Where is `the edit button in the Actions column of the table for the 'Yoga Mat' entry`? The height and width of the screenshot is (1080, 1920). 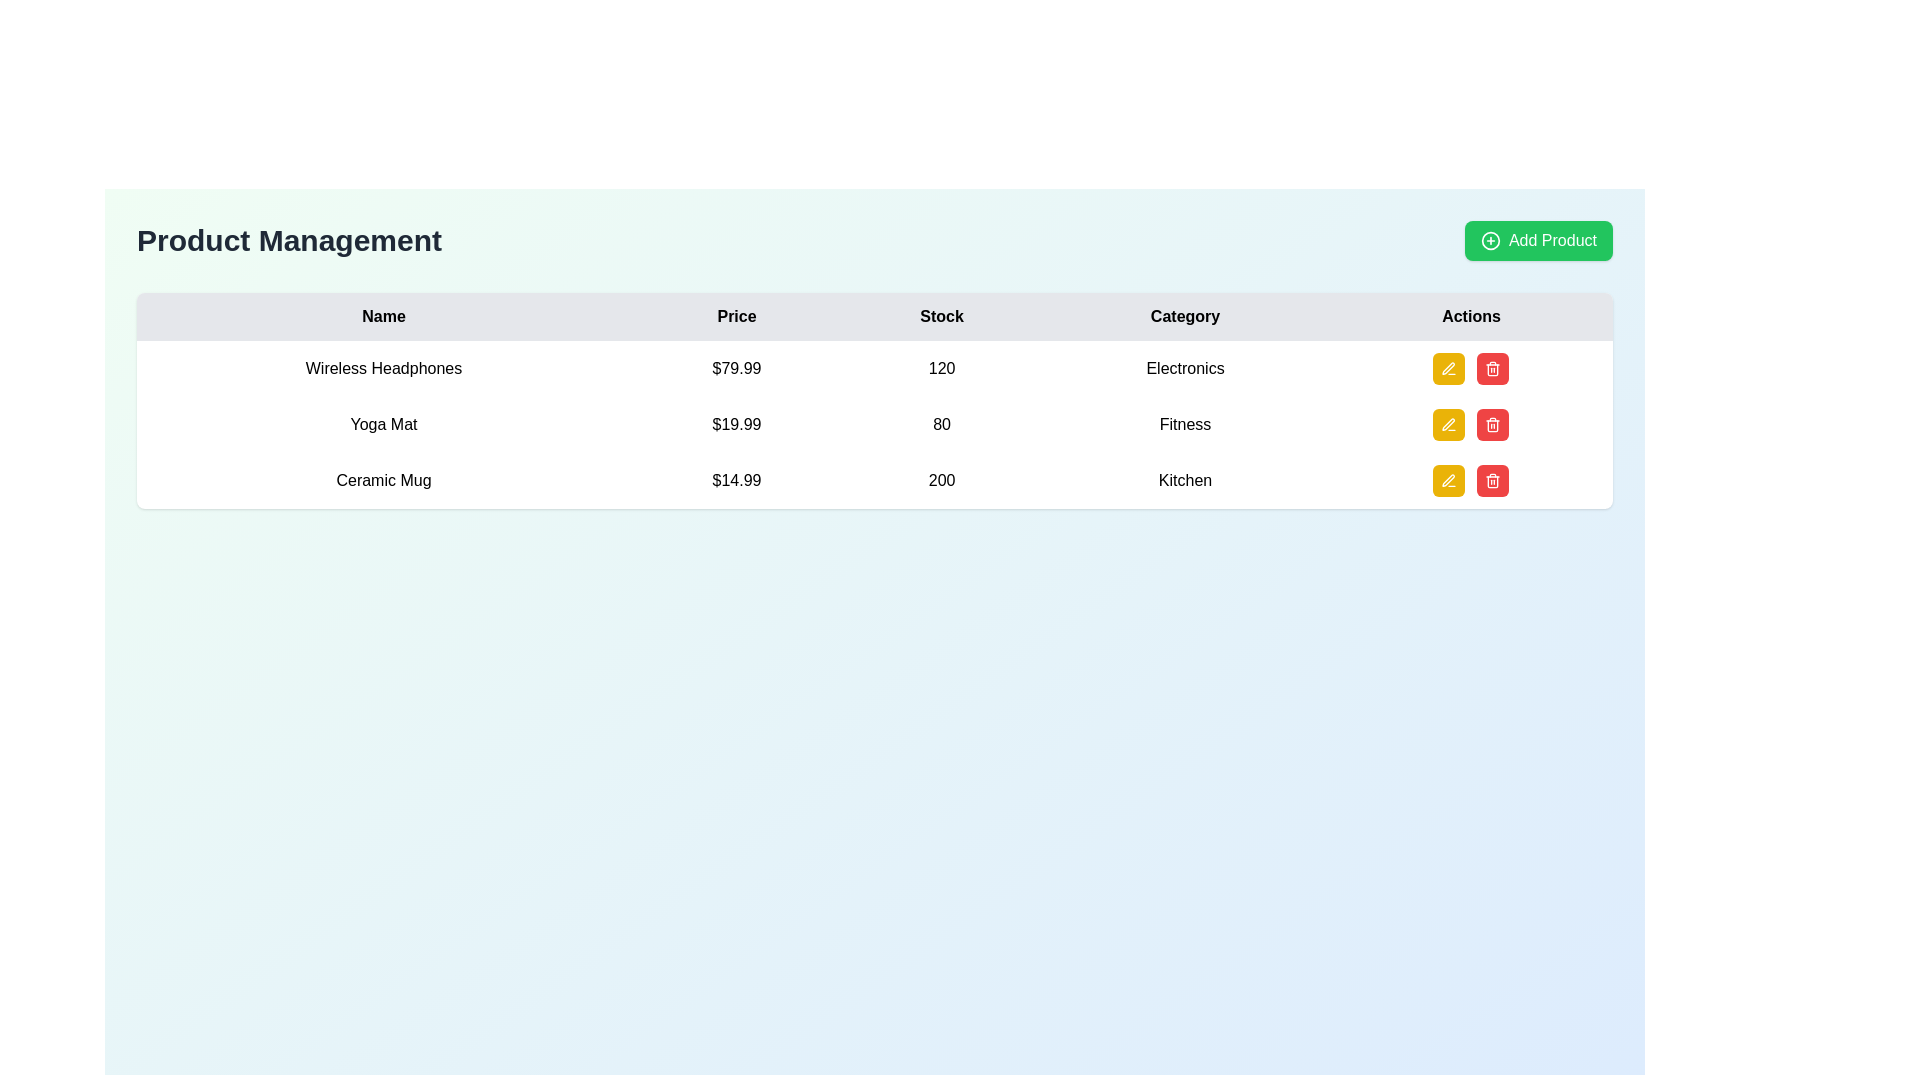
the edit button in the Actions column of the table for the 'Yoga Mat' entry is located at coordinates (1449, 423).